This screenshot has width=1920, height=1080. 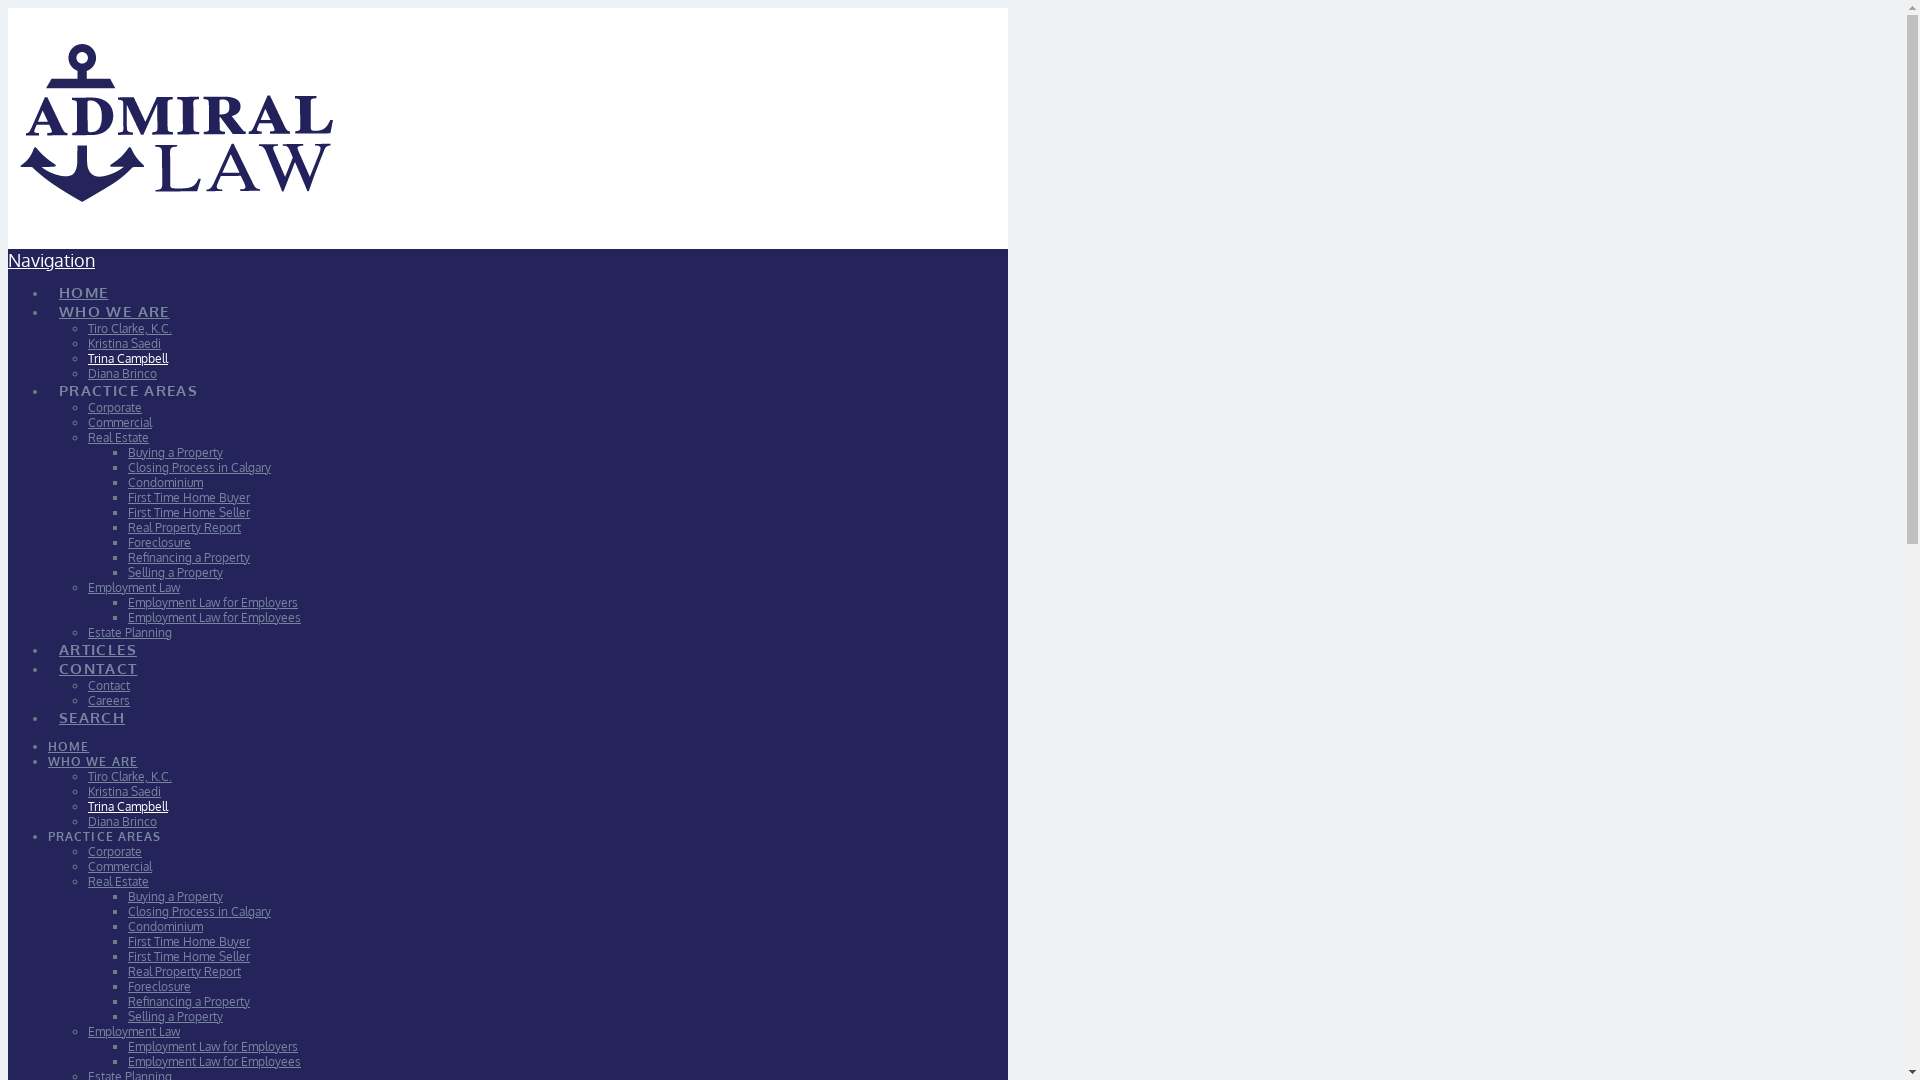 I want to click on 'First Time Home Seller', so click(x=188, y=955).